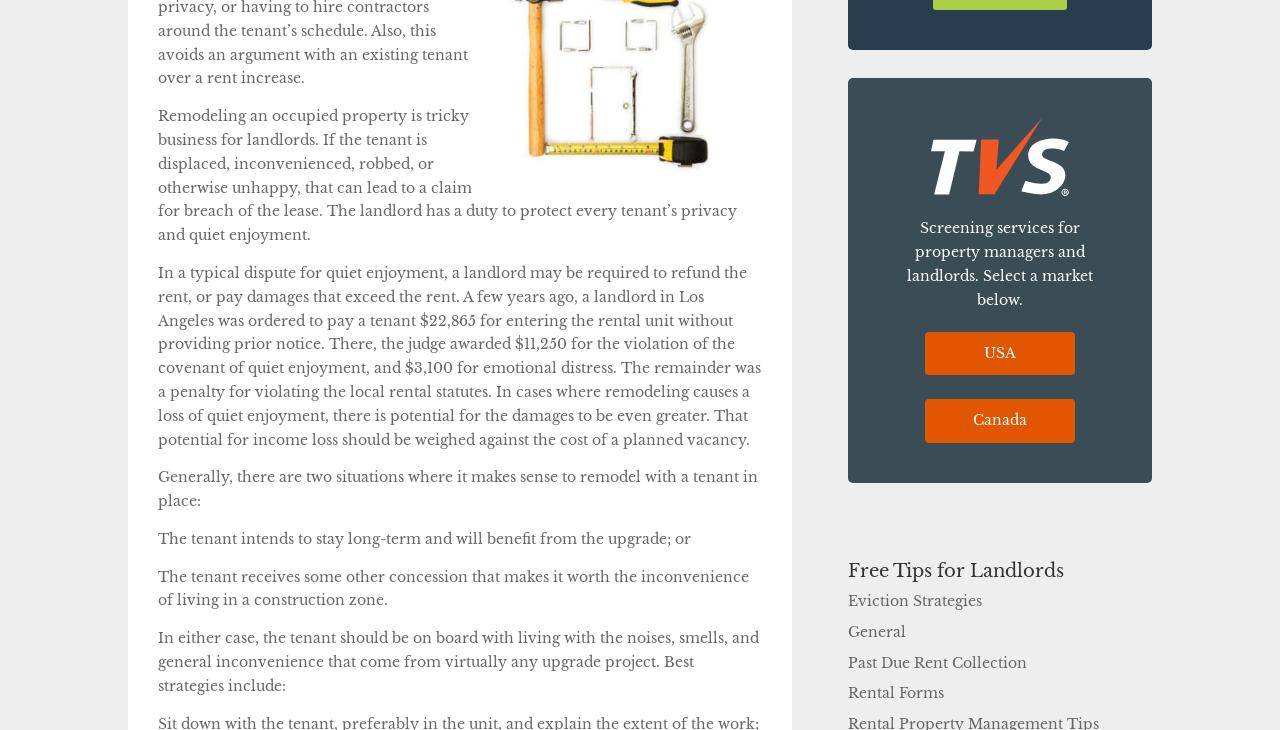 The width and height of the screenshot is (1280, 730). I want to click on 'USA', so click(999, 352).